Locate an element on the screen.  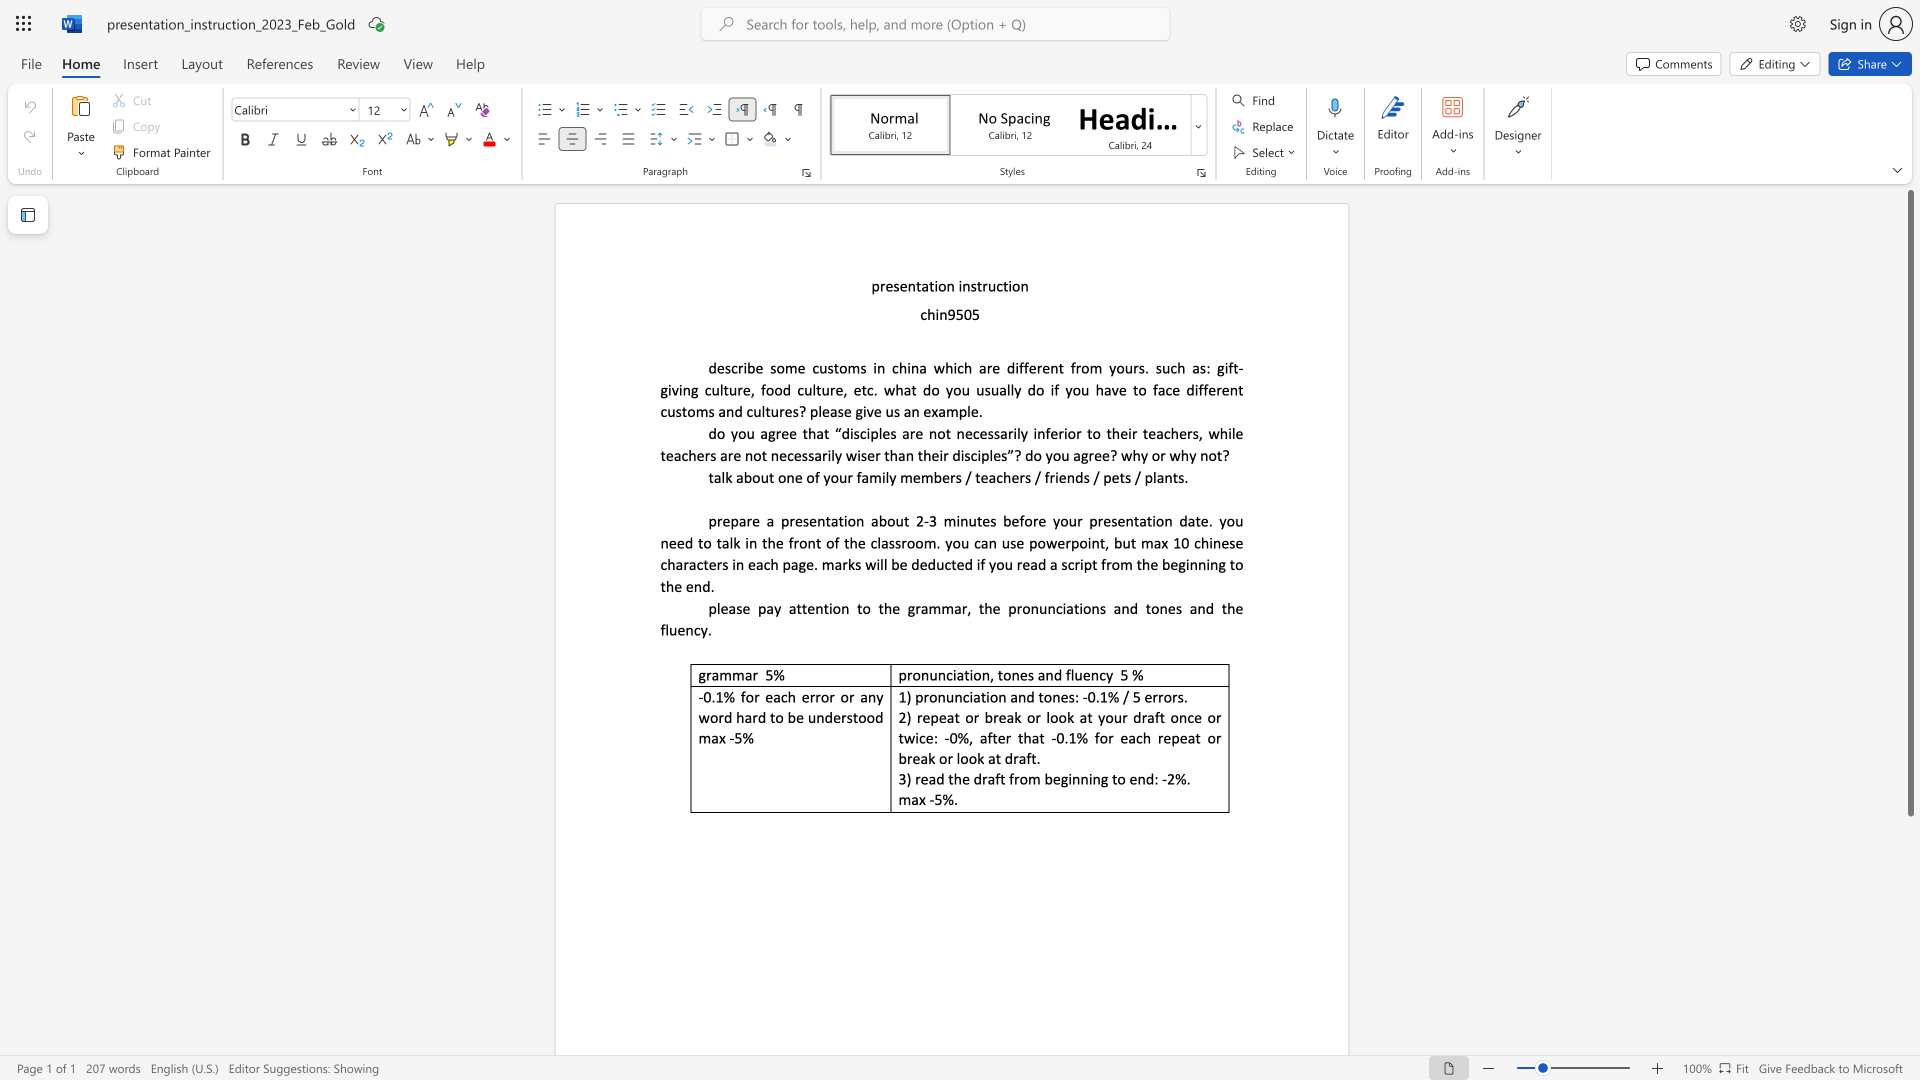
the scrollbar to scroll the page down is located at coordinates (1909, 869).